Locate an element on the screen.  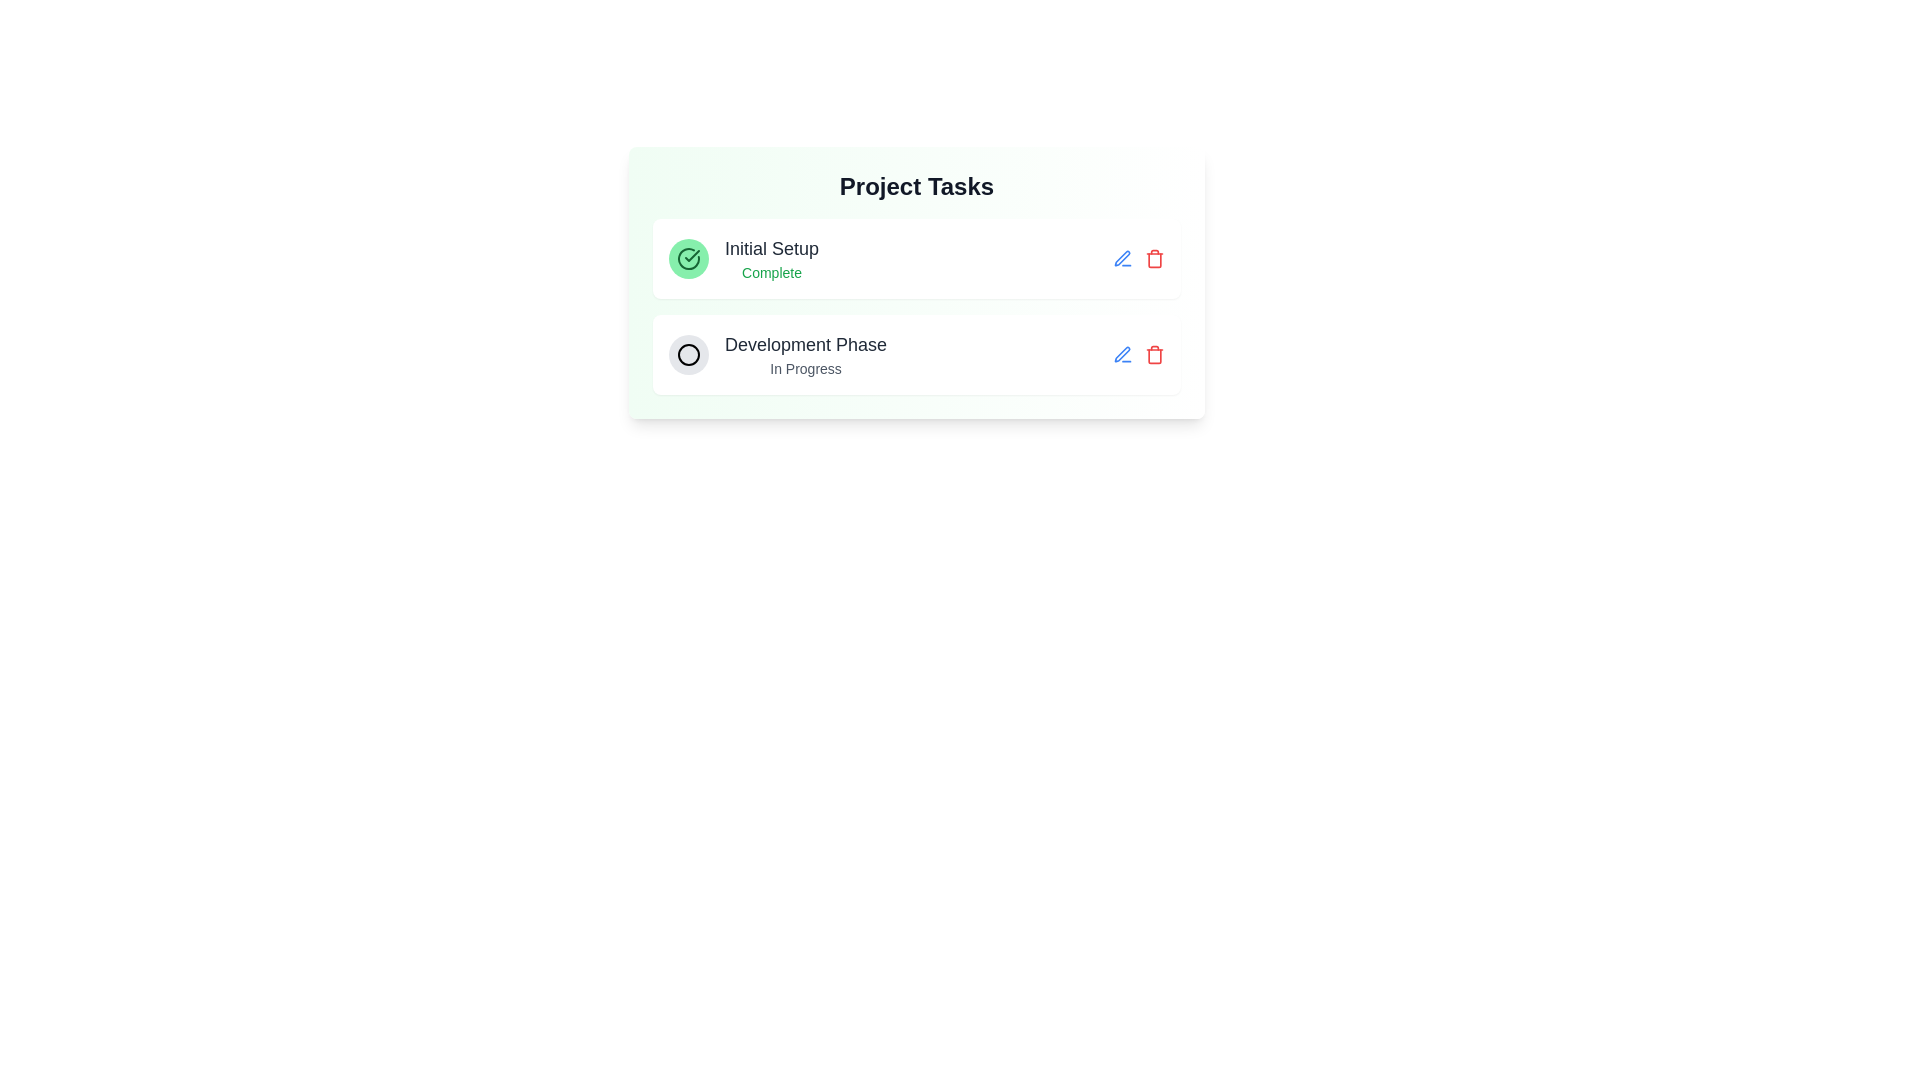
the graphical icon element that indicates the 'Initial Setup' task is complete, located within the green circular button at the far left of the task row is located at coordinates (689, 257).